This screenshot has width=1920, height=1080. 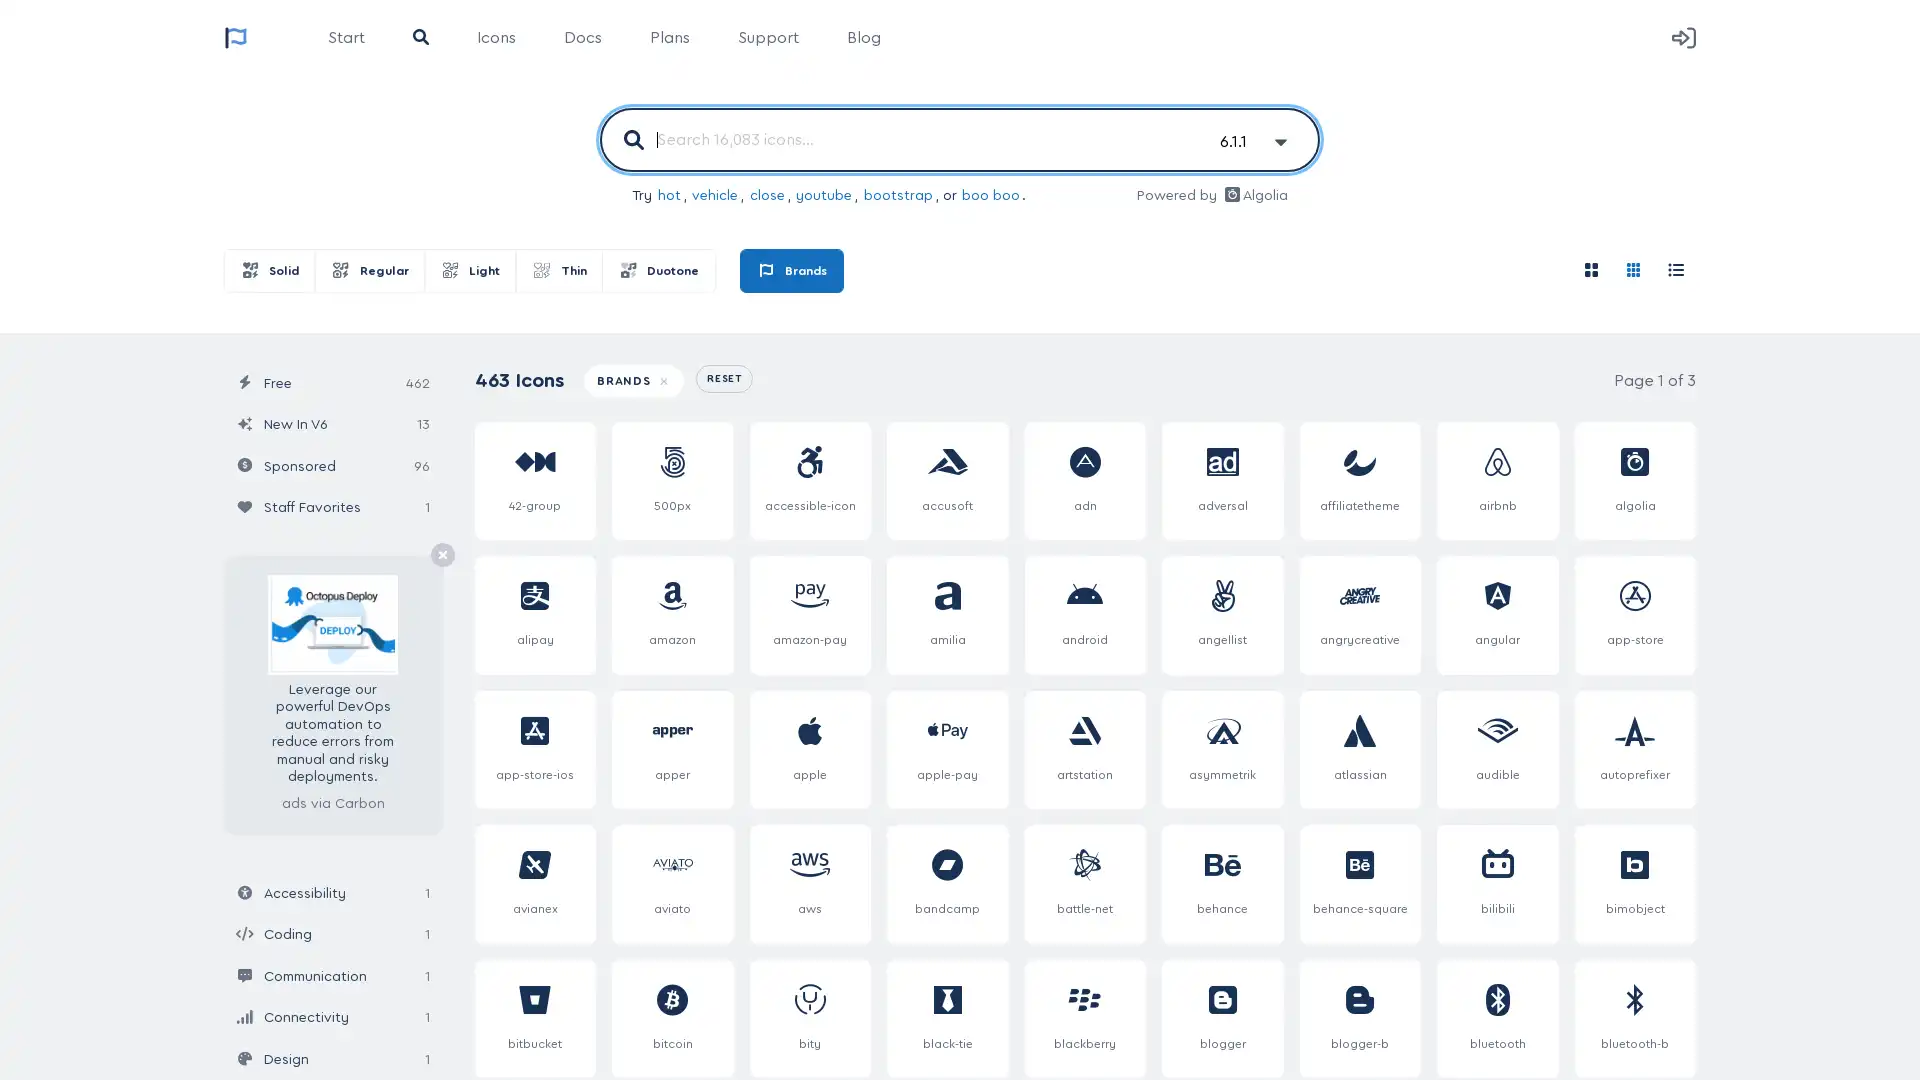 I want to click on alipay, so click(x=534, y=627).